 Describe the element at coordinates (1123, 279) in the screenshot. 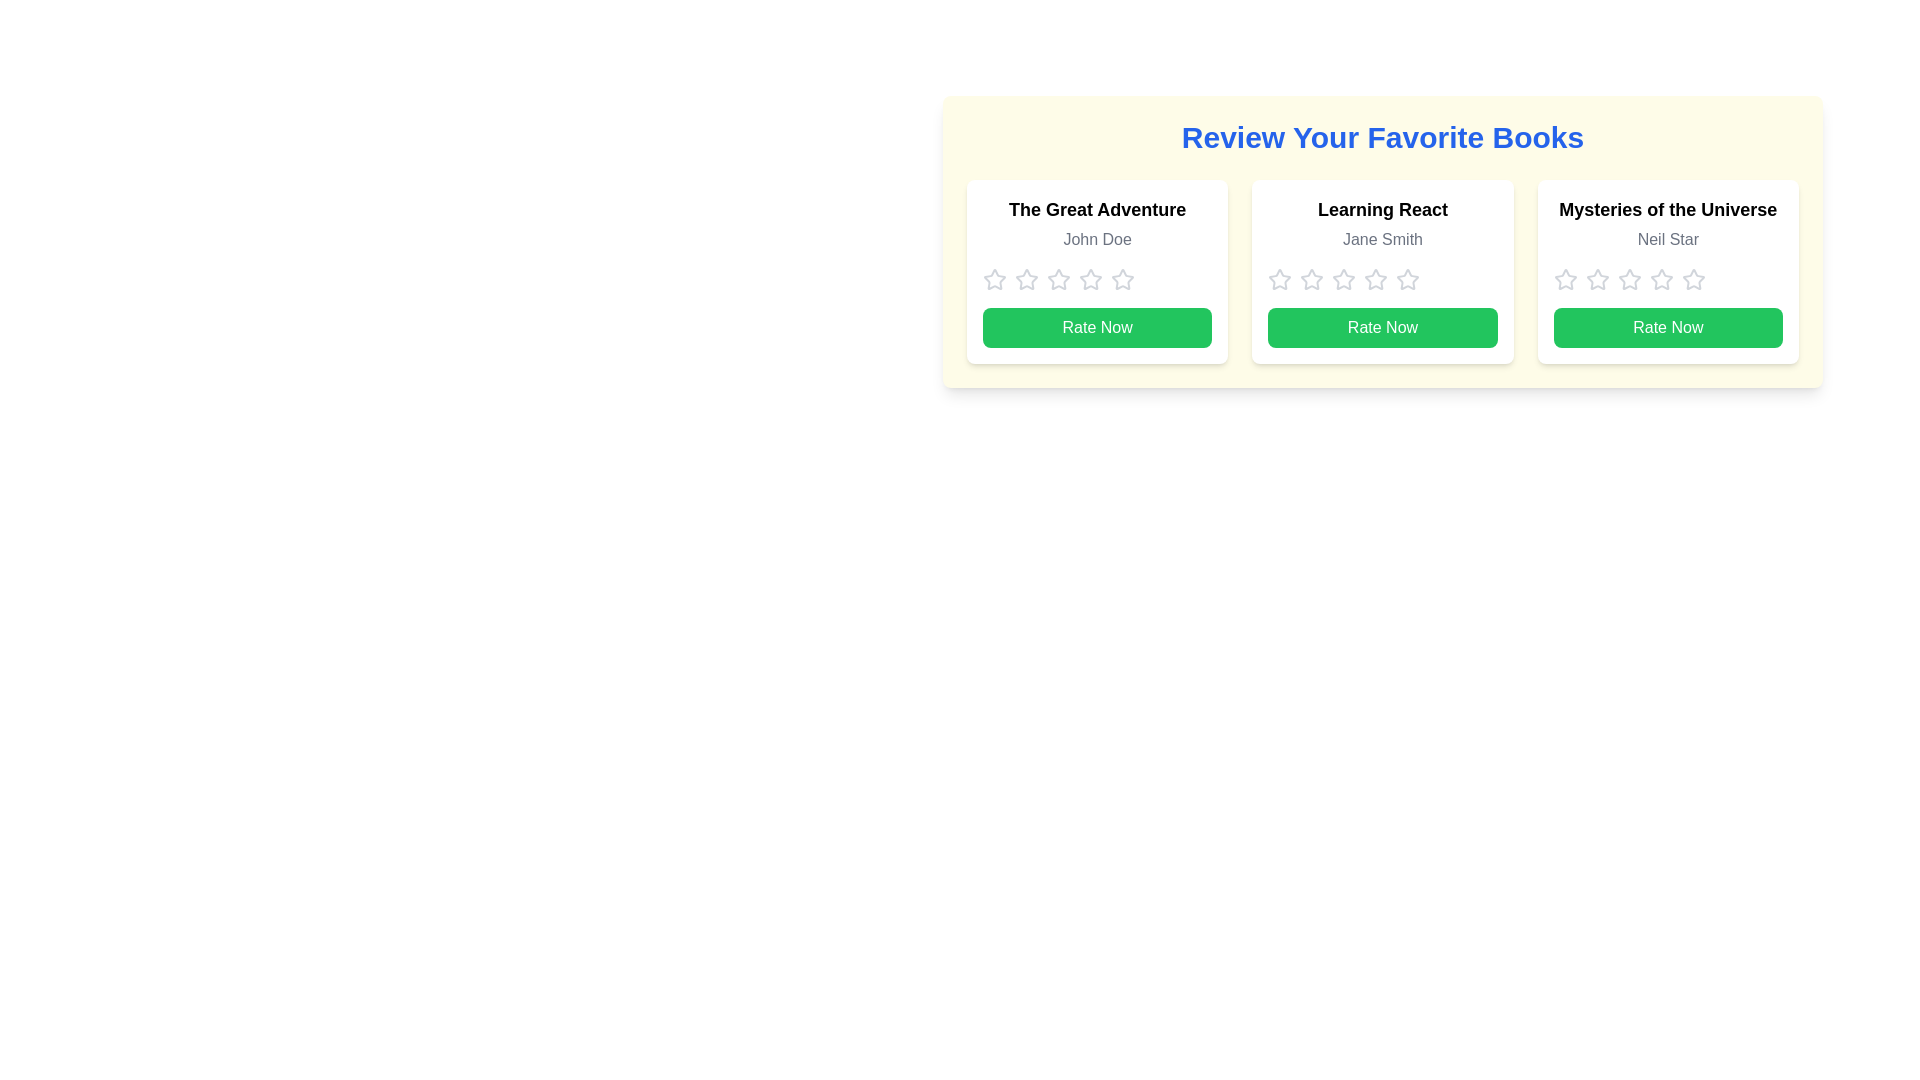

I see `the fourth star icon` at that location.